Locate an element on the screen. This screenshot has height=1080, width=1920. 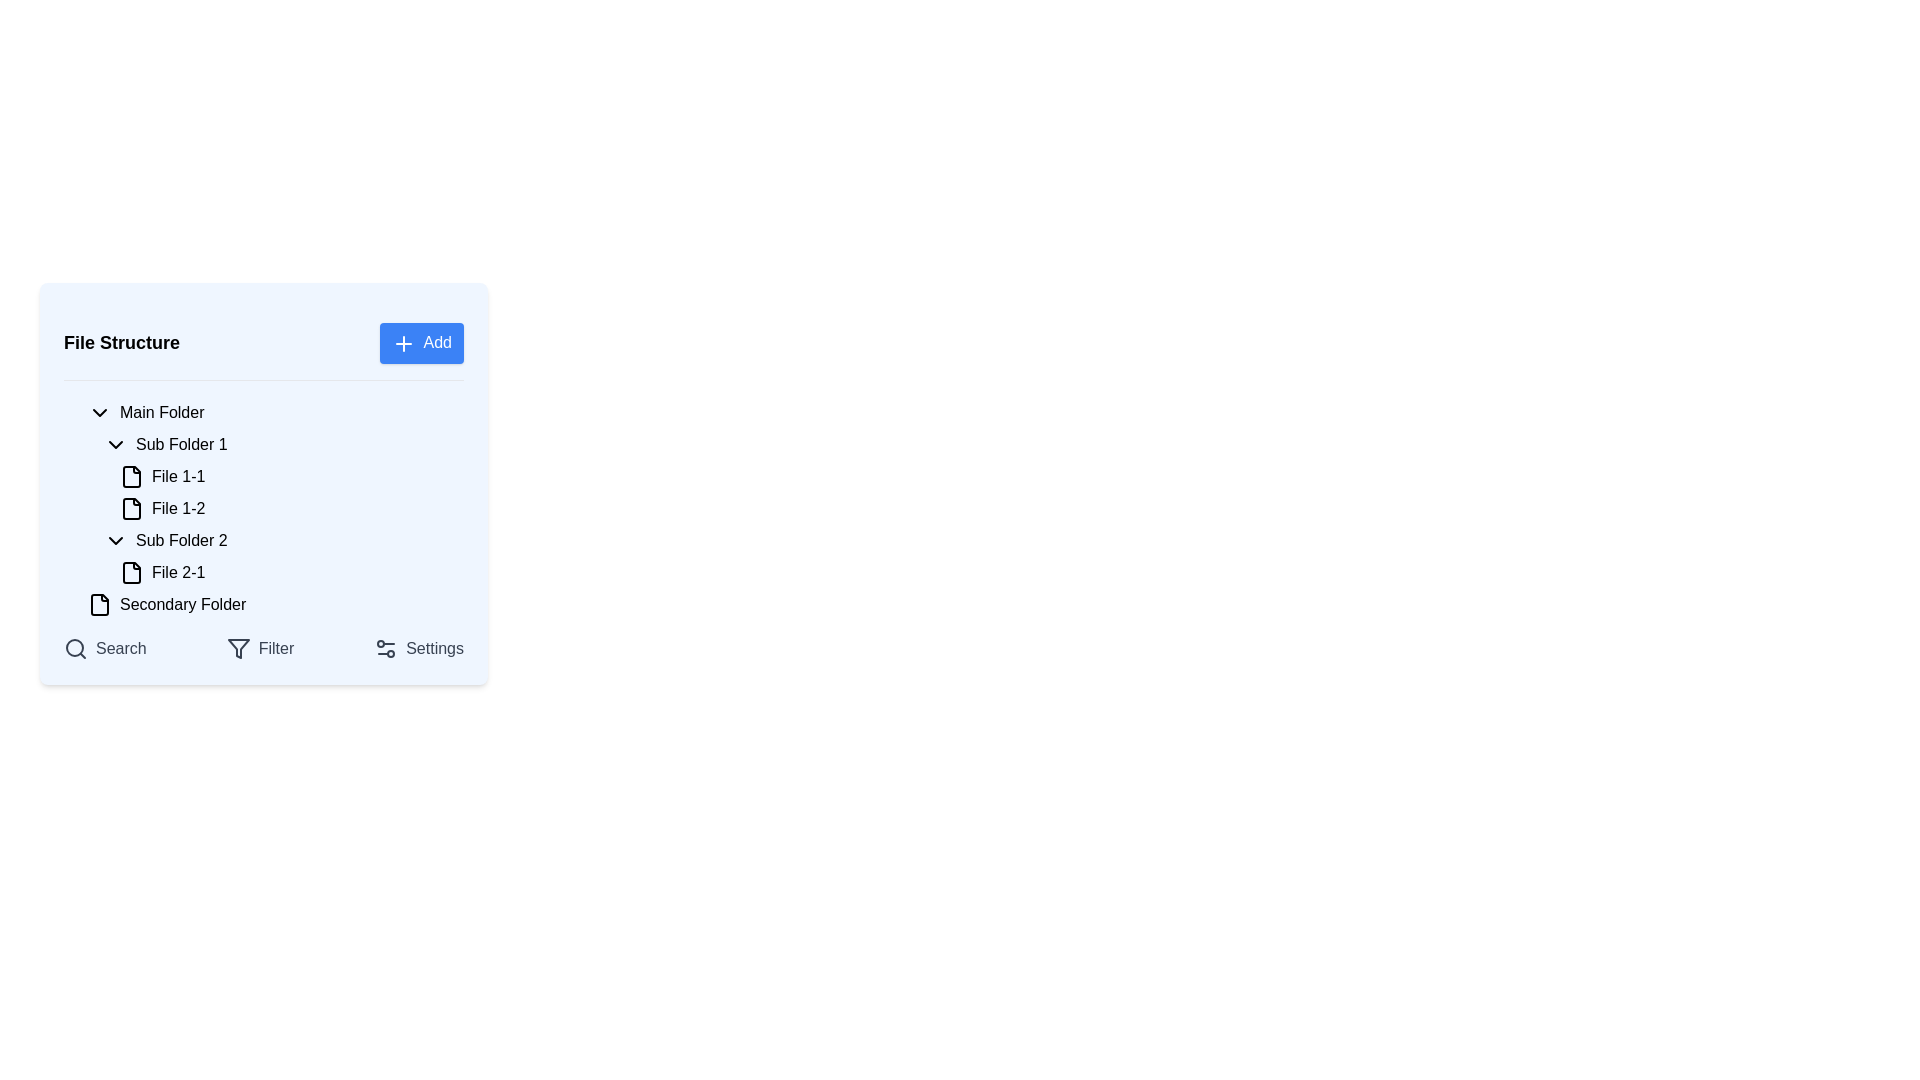
the text label 'Sub Folder 1' is located at coordinates (181, 443).